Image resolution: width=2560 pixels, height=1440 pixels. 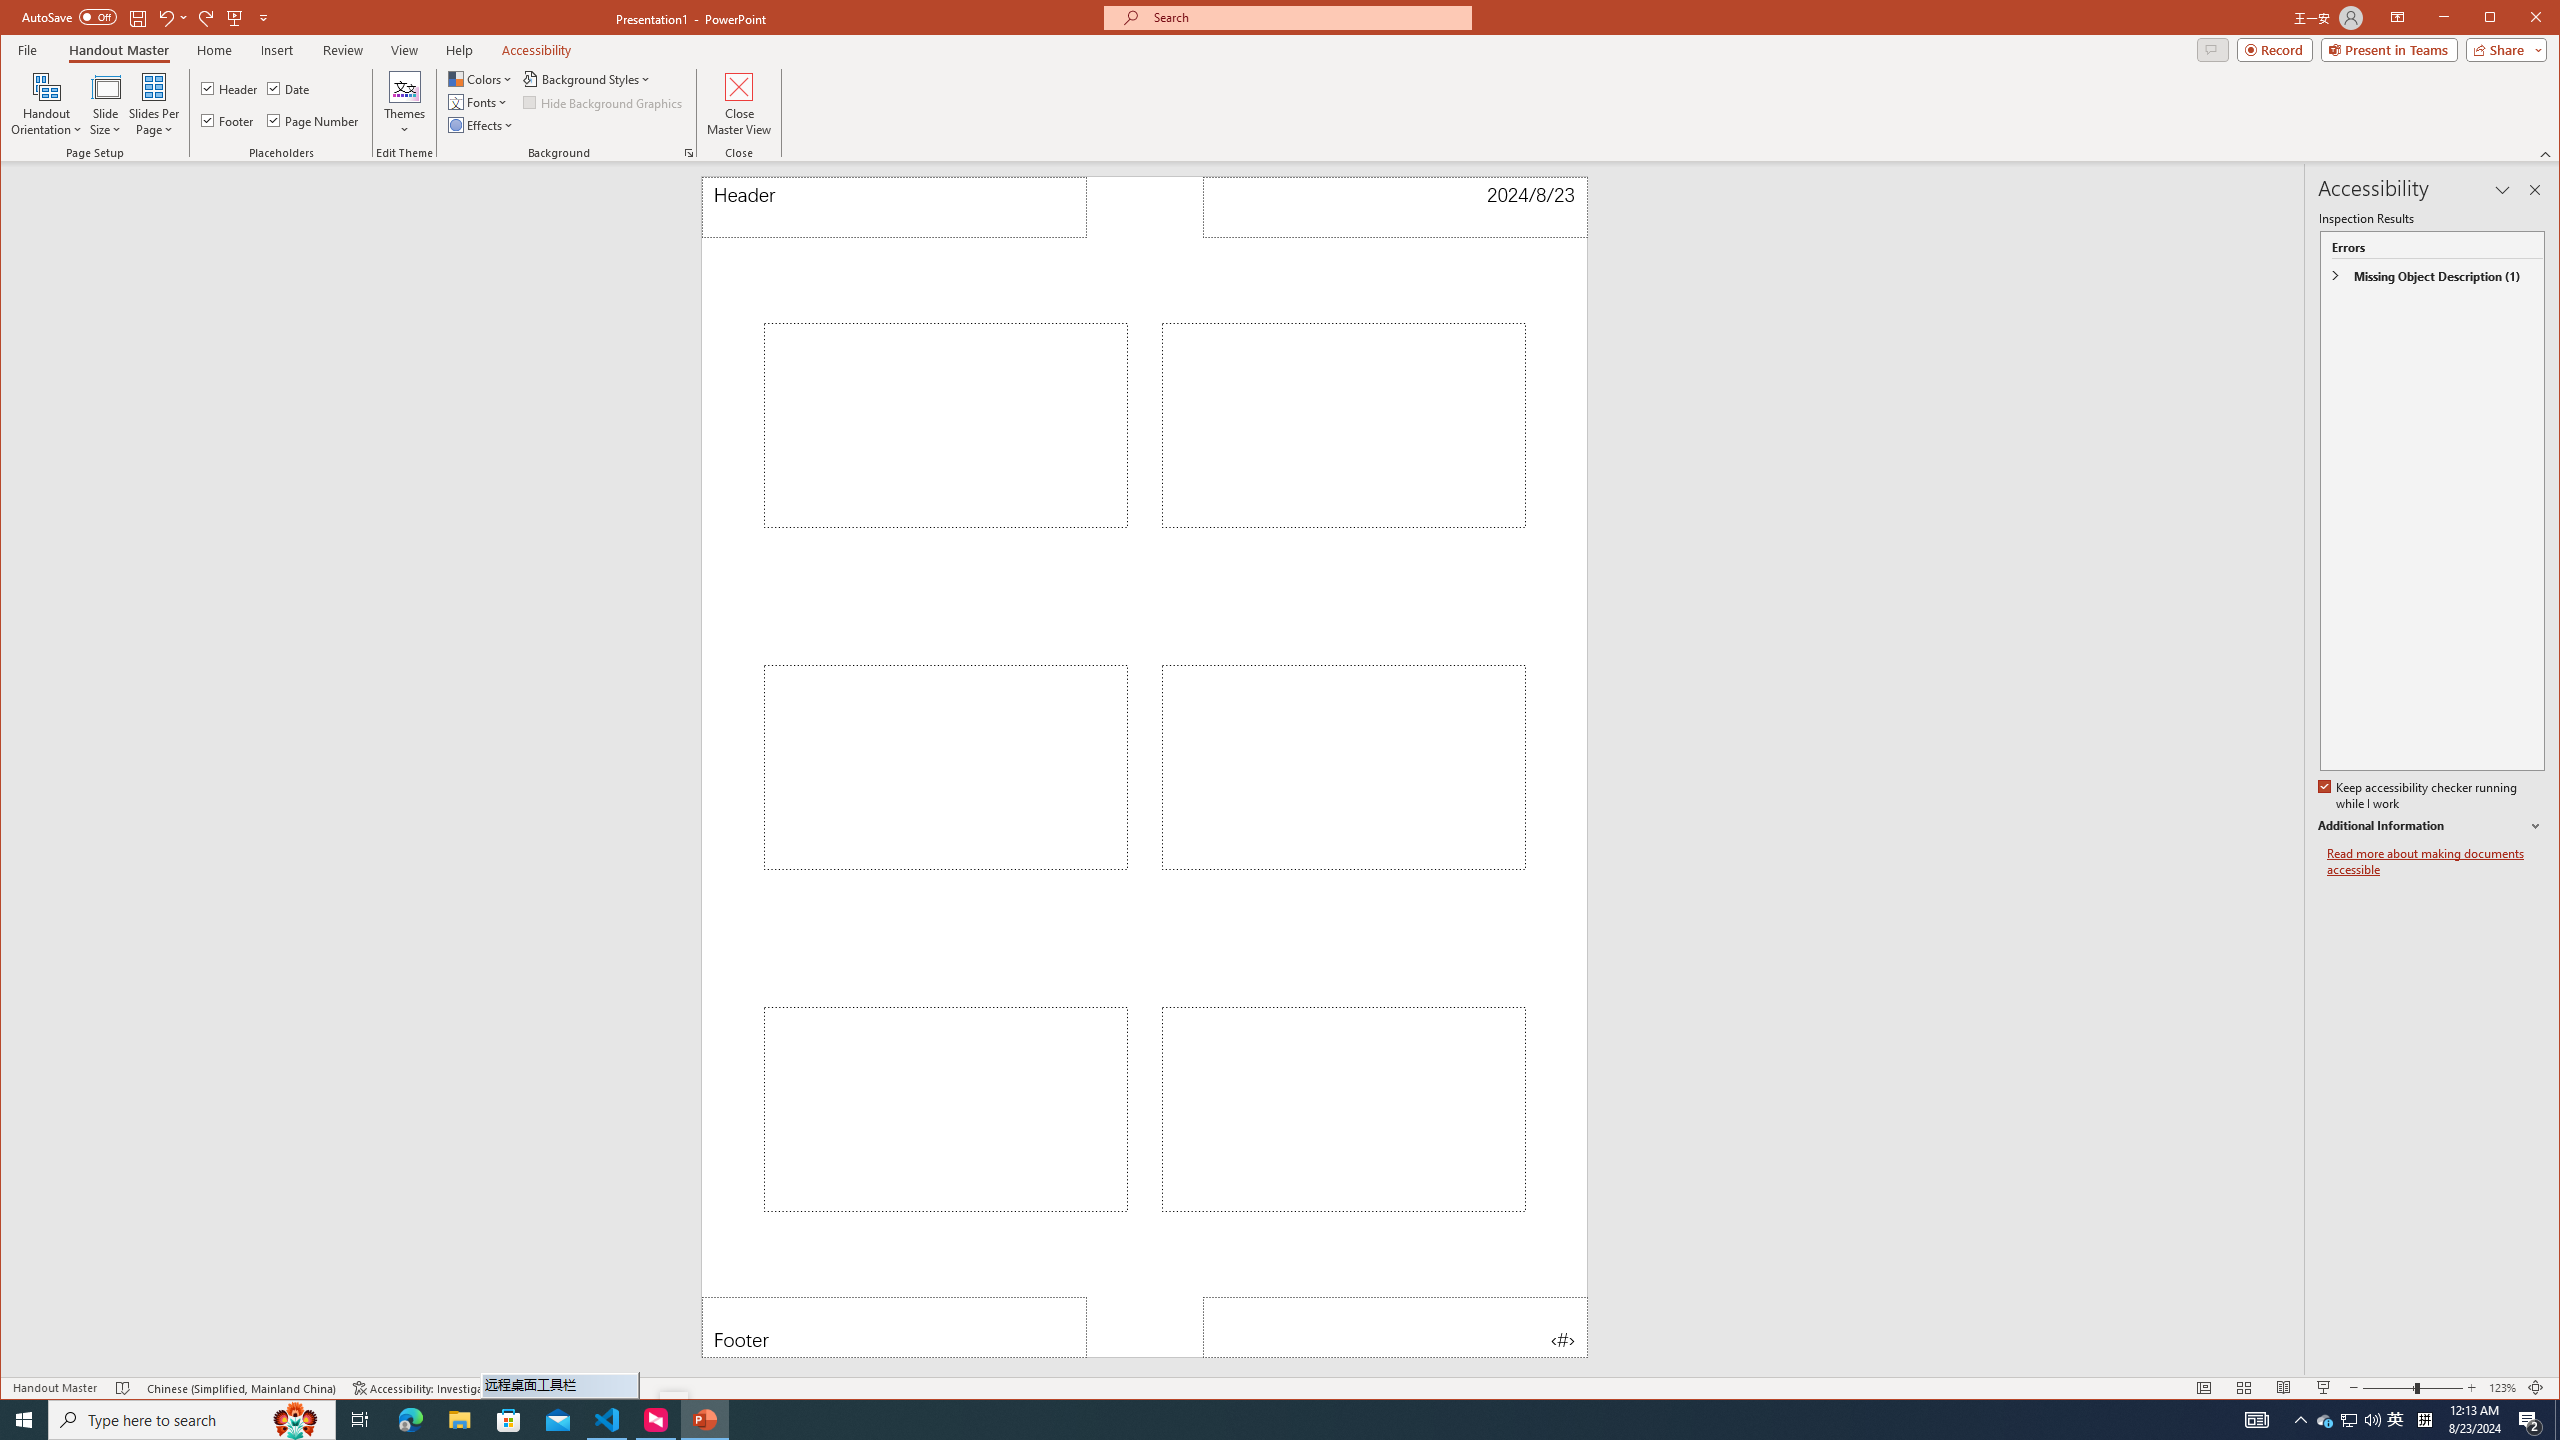 I want to click on 'Themes', so click(x=403, y=103).